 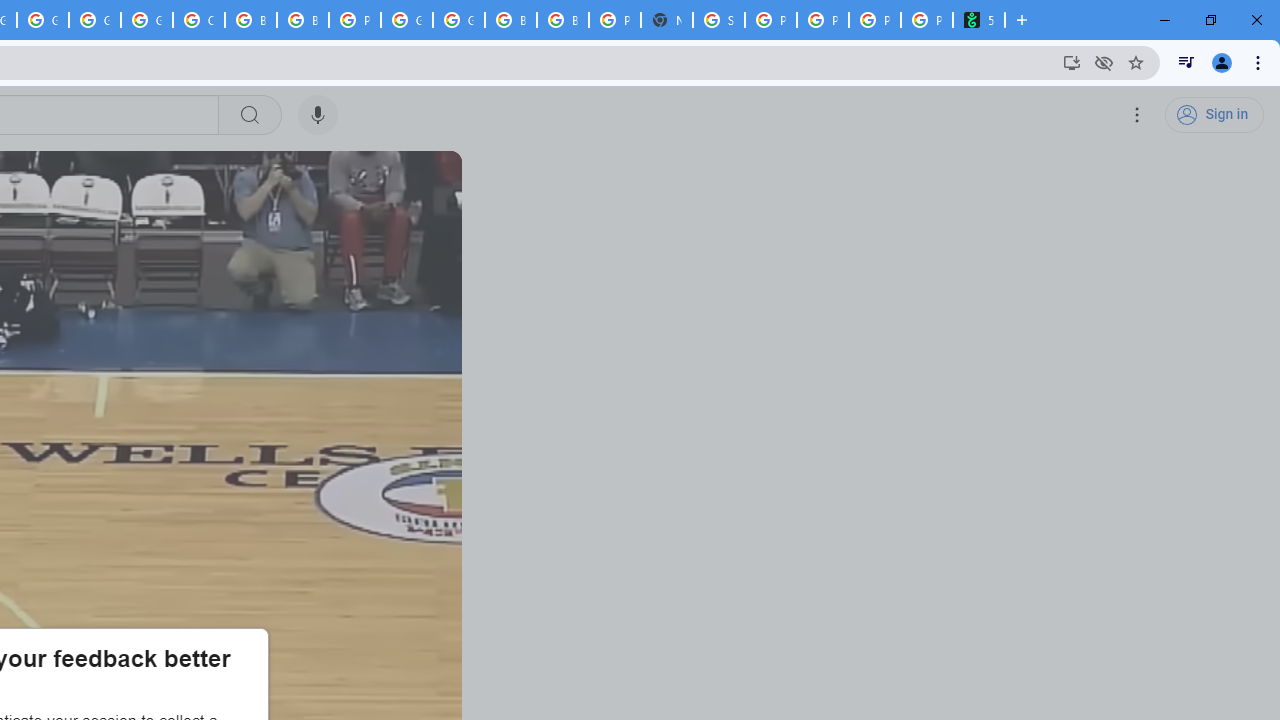 I want to click on 'Browse Chrome as a guest - Computer - Google Chrome Help', so click(x=249, y=20).